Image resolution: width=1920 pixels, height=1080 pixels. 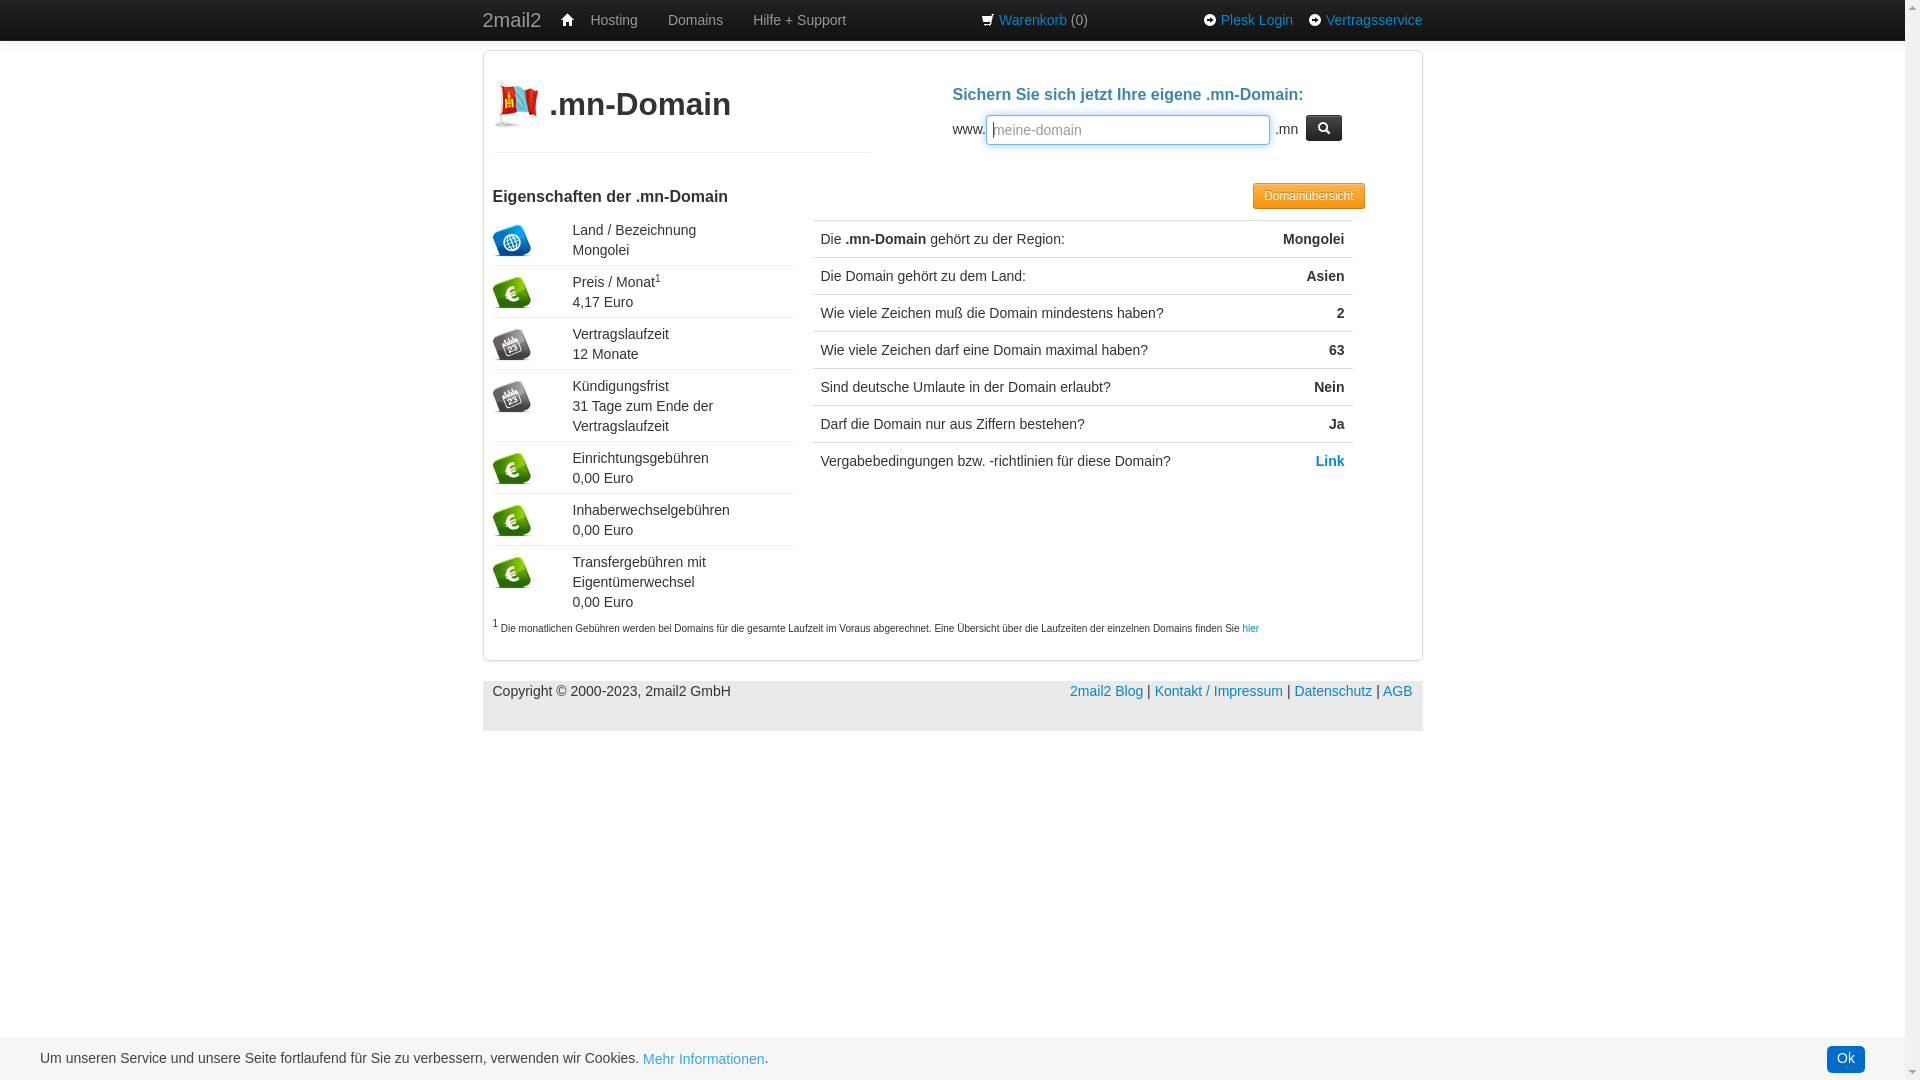 I want to click on 'Warenkorb', so click(x=1032, y=19).